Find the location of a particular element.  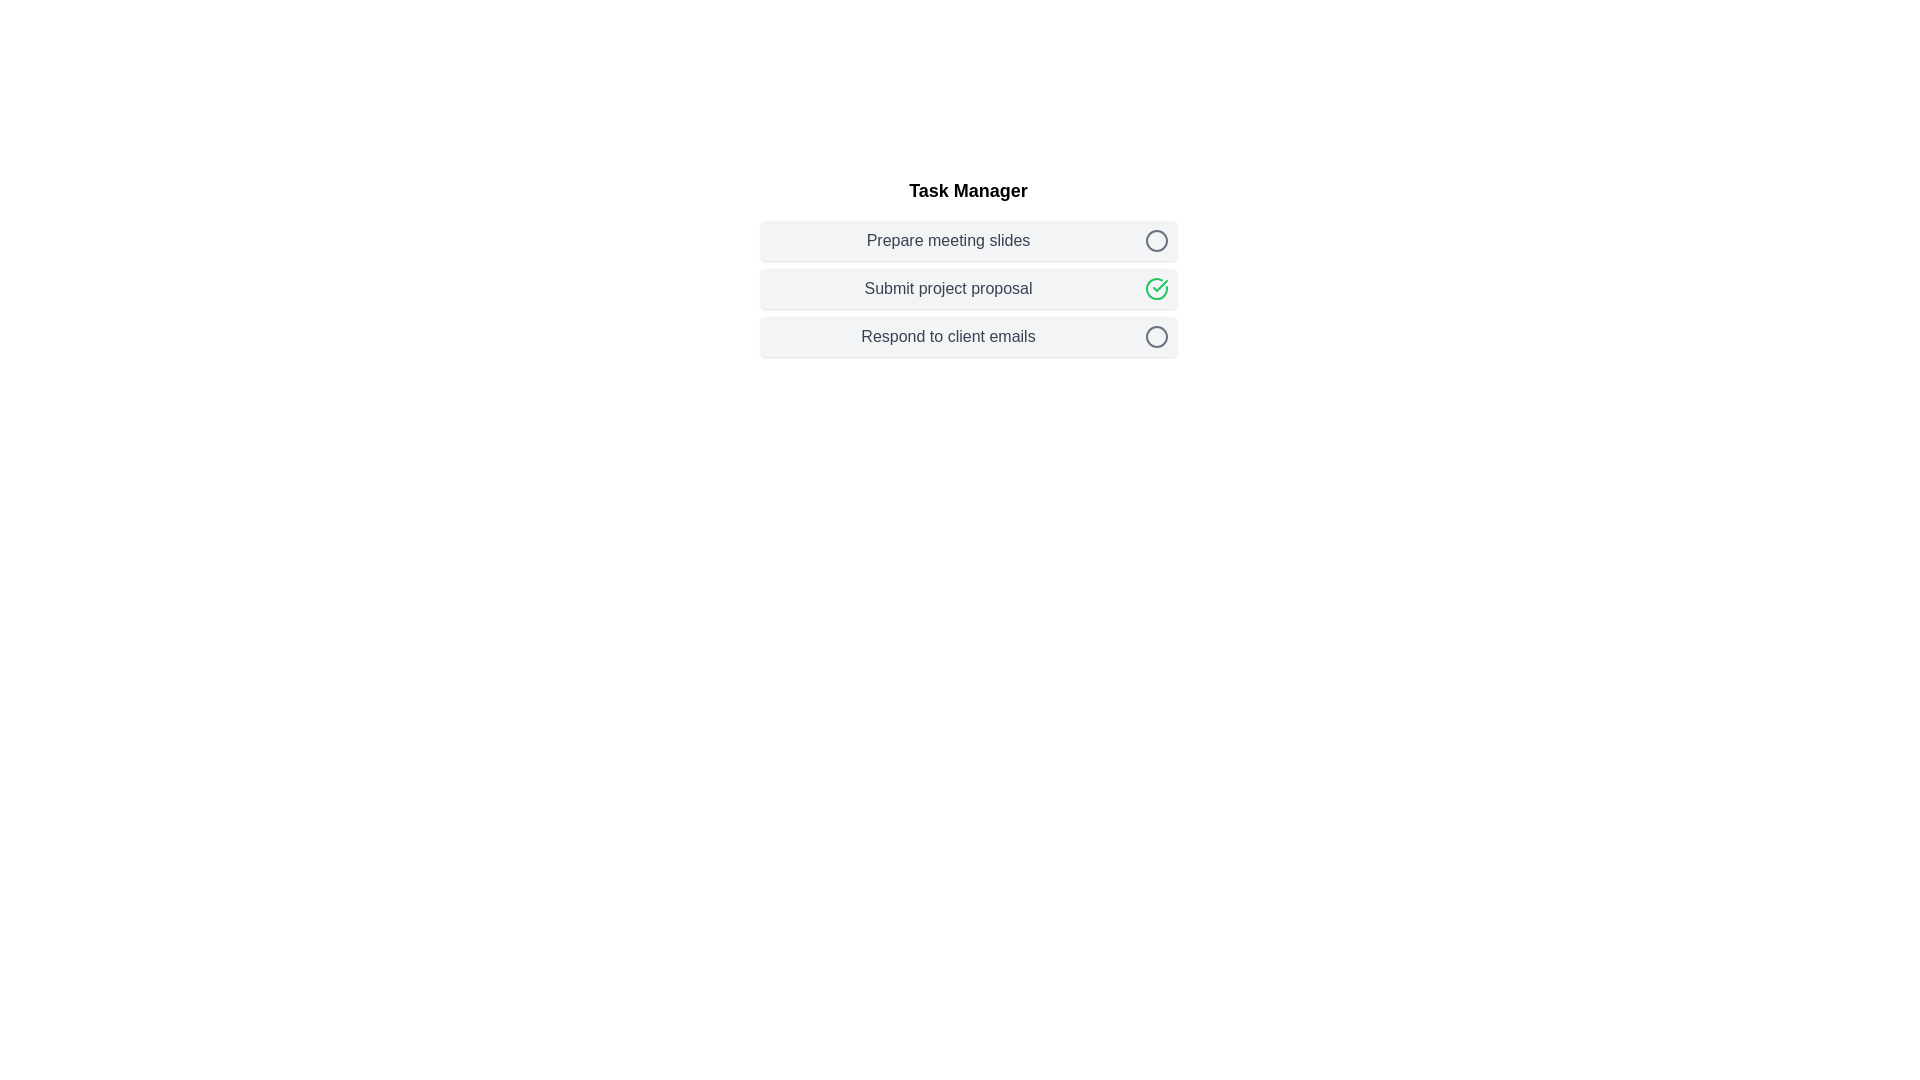

the interactive list item representing the task 'Submit project proposal' within the 'Task Manager' interface is located at coordinates (968, 265).